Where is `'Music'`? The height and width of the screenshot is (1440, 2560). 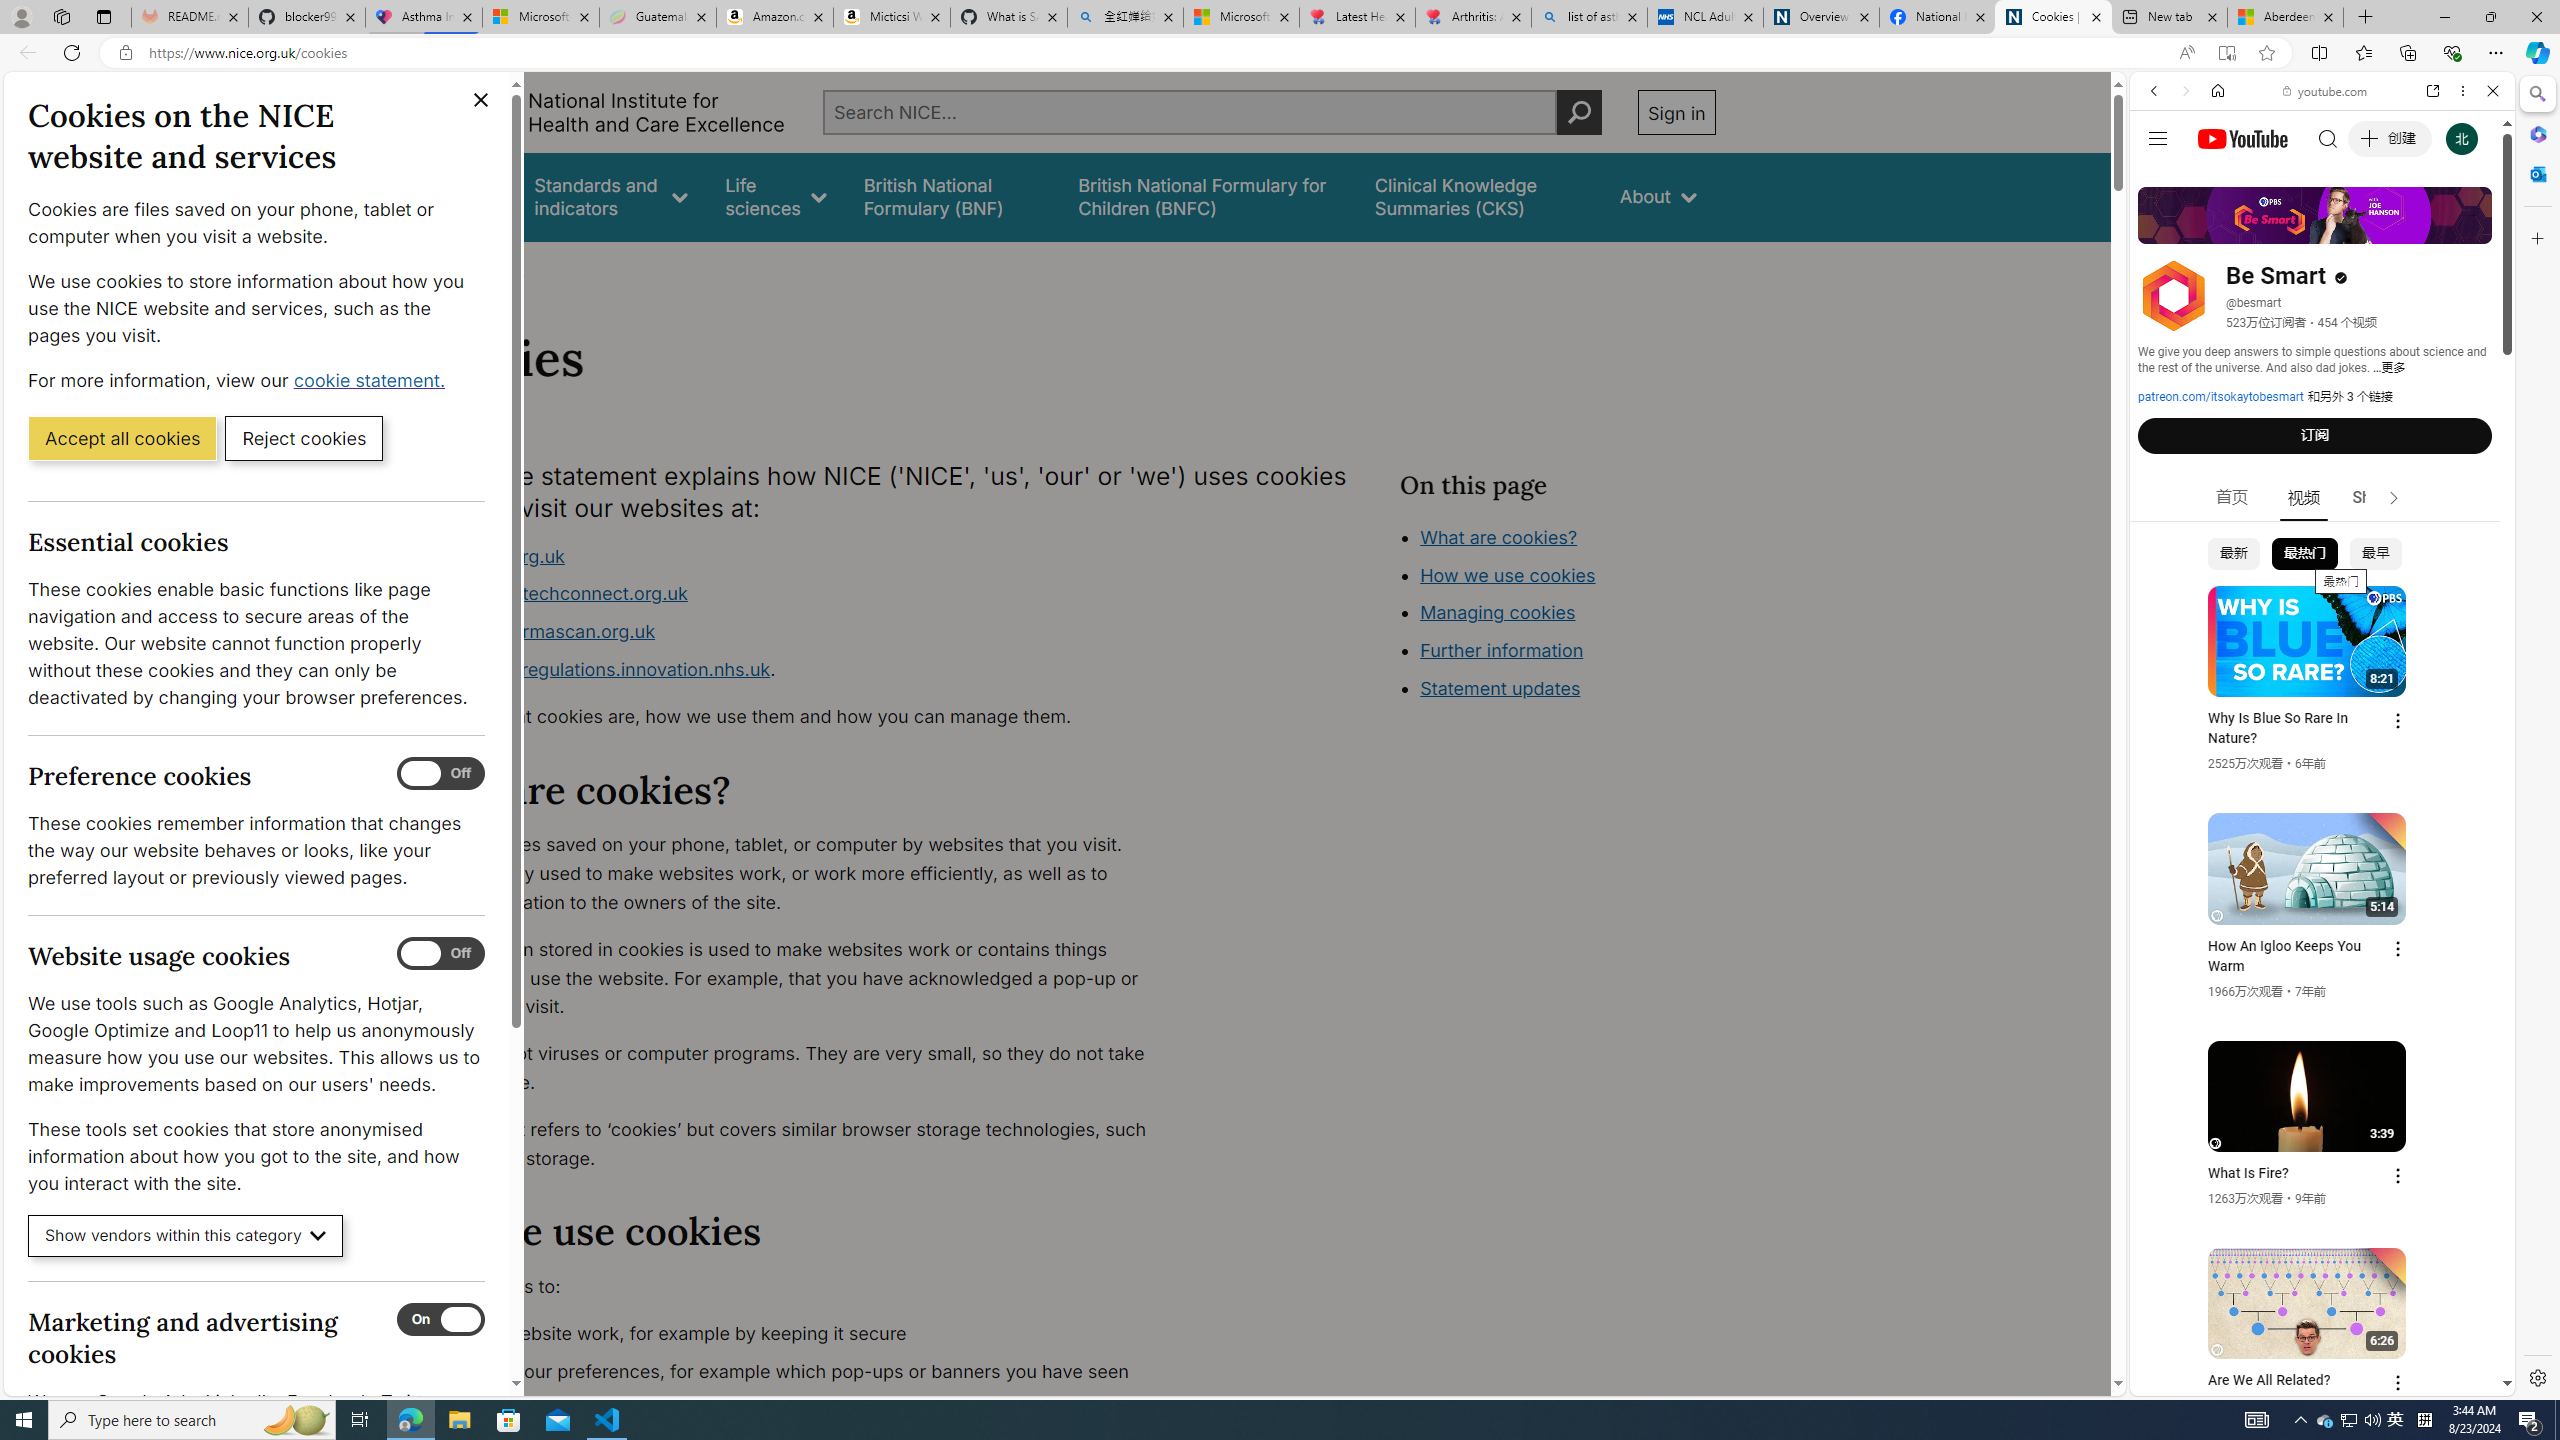 'Music' is located at coordinates (2320, 543).